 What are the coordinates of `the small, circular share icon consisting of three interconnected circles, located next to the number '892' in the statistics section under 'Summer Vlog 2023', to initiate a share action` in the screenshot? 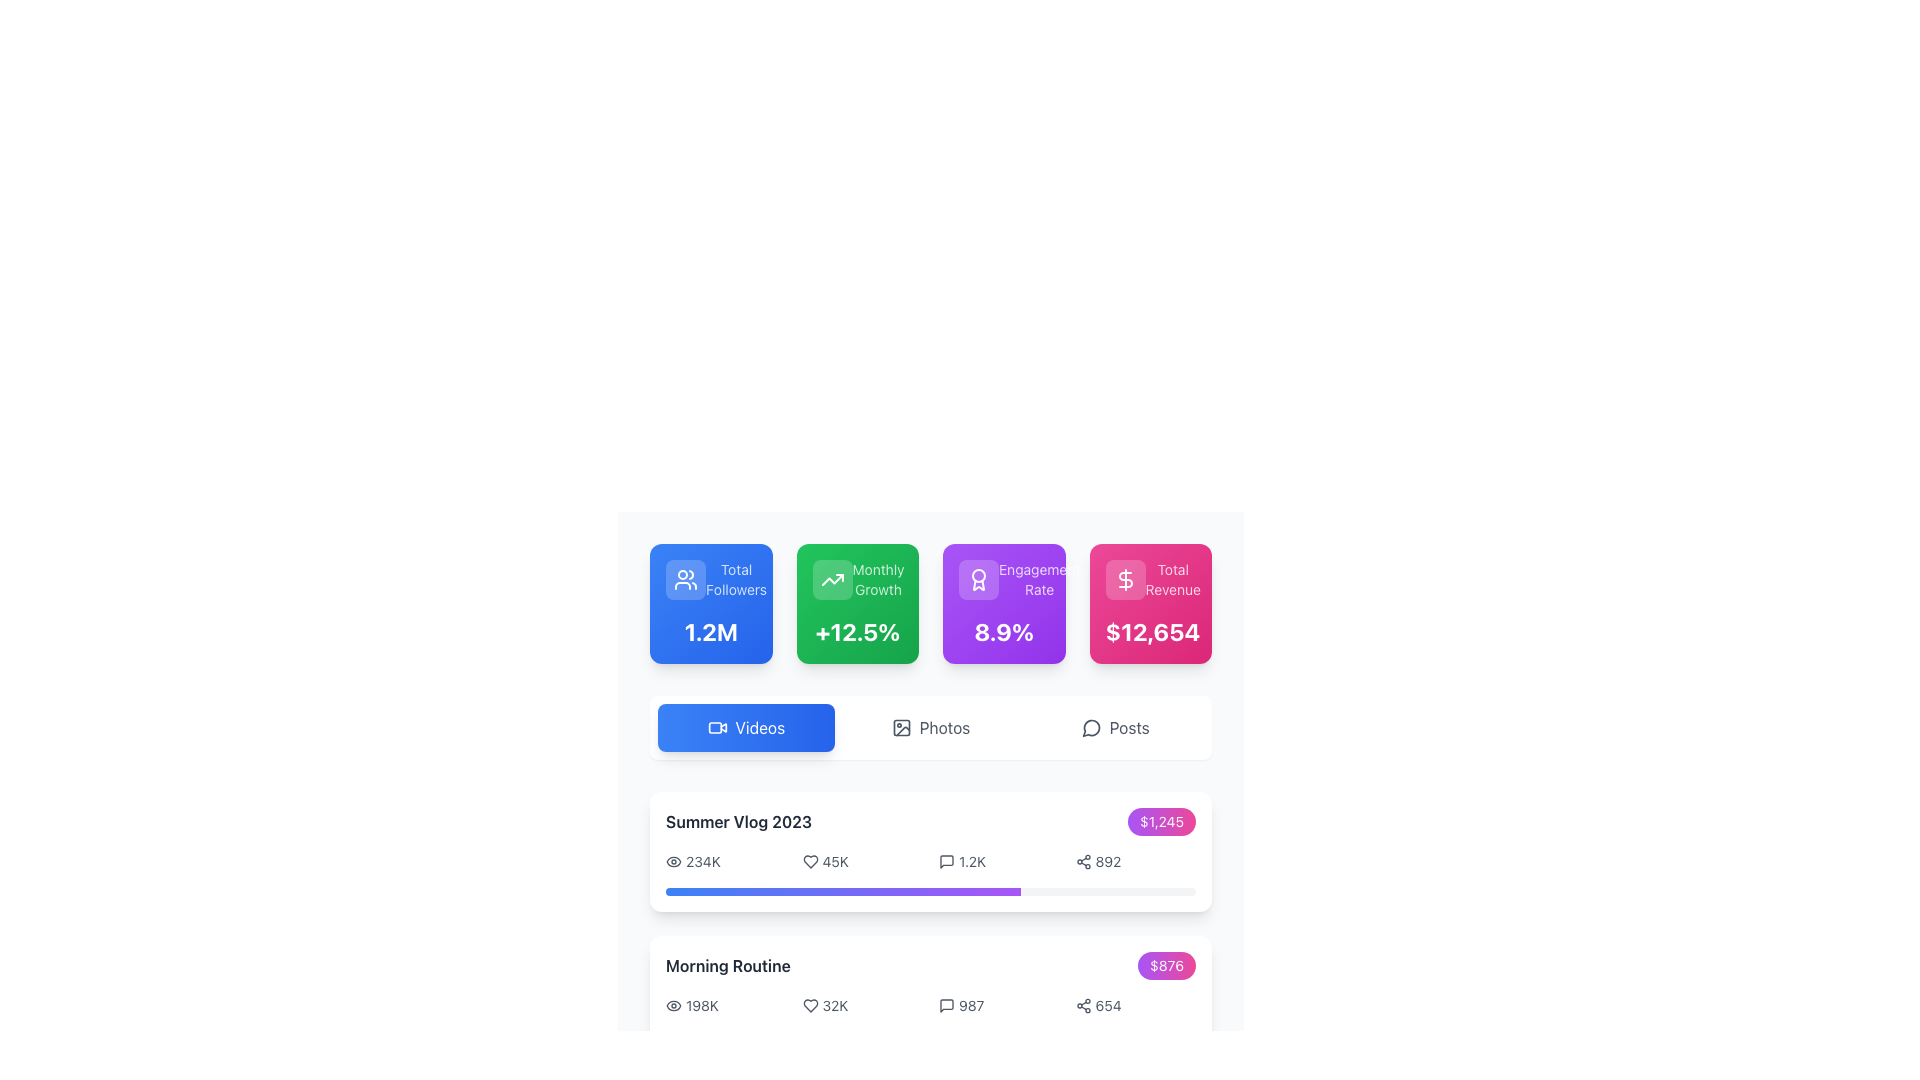 It's located at (1082, 860).